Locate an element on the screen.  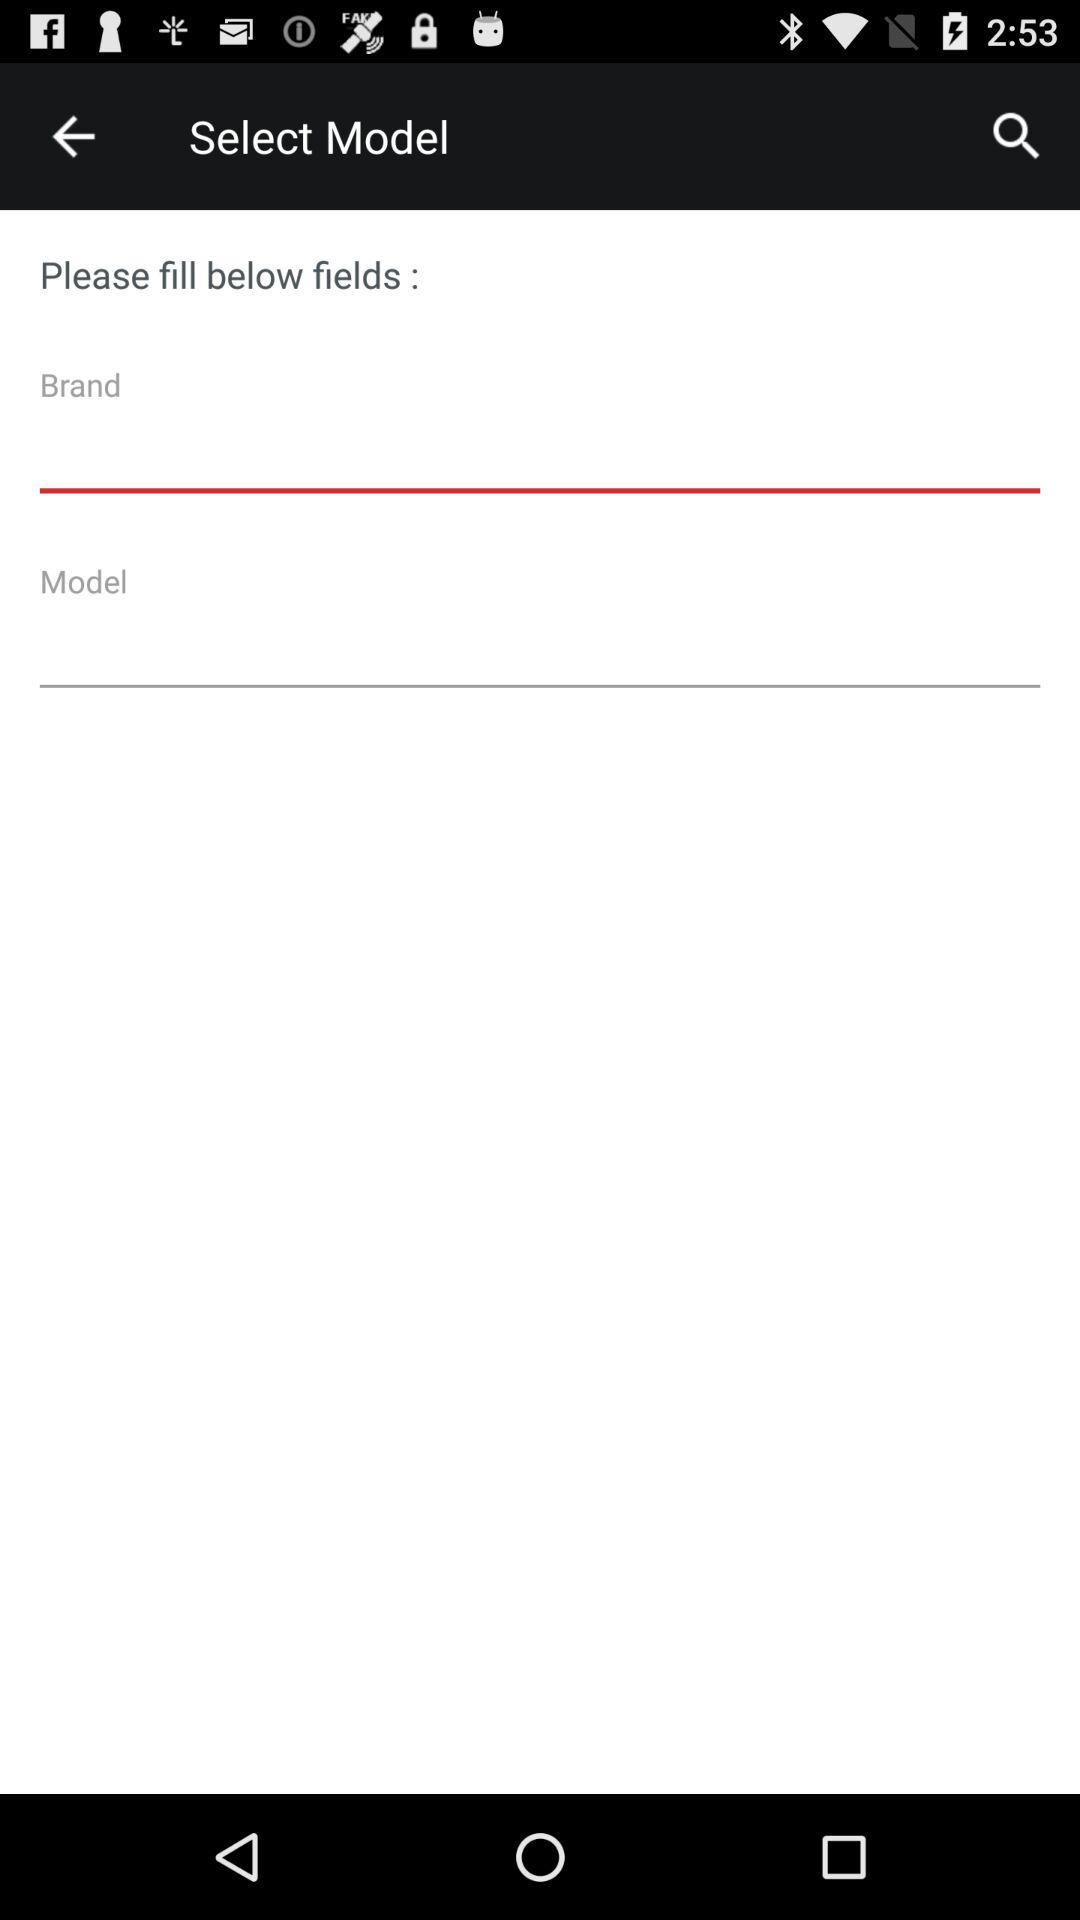
icon to the left of the select model icon is located at coordinates (72, 135).